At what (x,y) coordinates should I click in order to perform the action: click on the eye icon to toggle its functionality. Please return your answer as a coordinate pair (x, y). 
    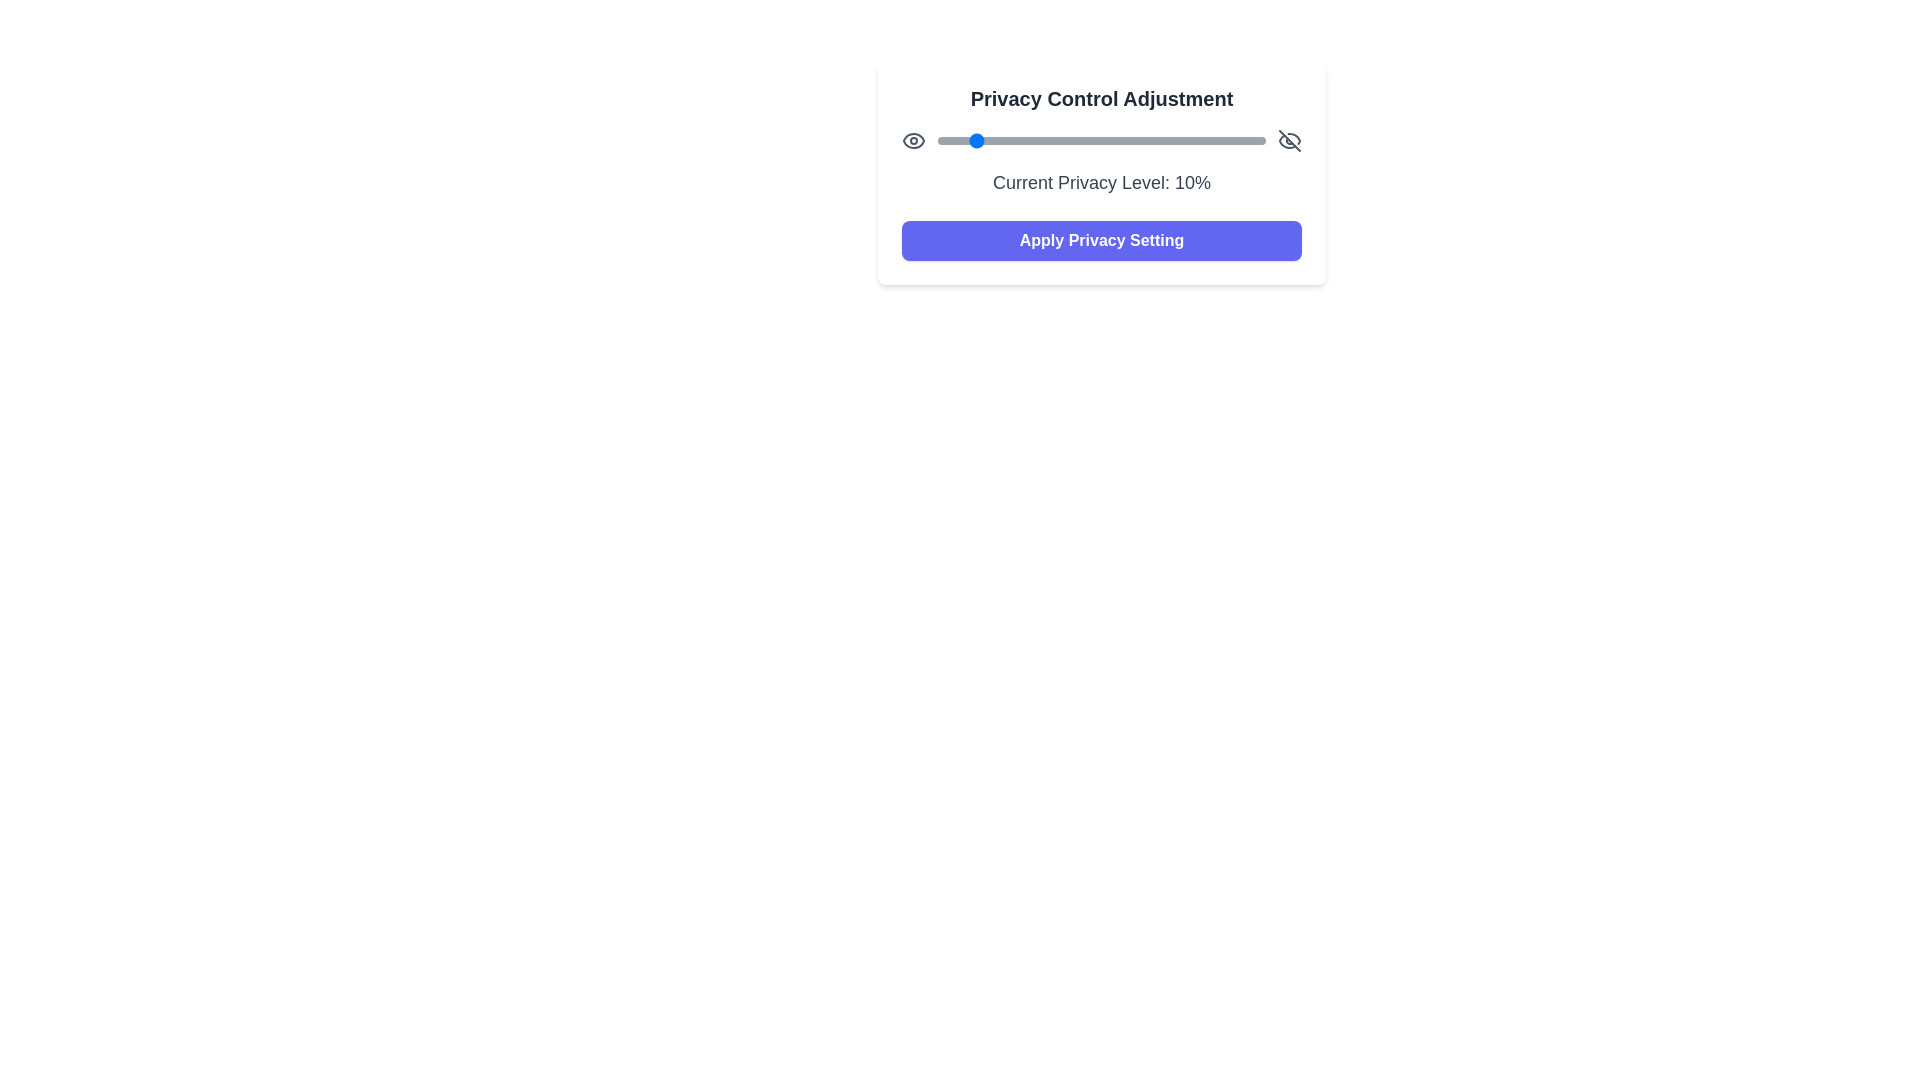
    Looking at the image, I should click on (912, 140).